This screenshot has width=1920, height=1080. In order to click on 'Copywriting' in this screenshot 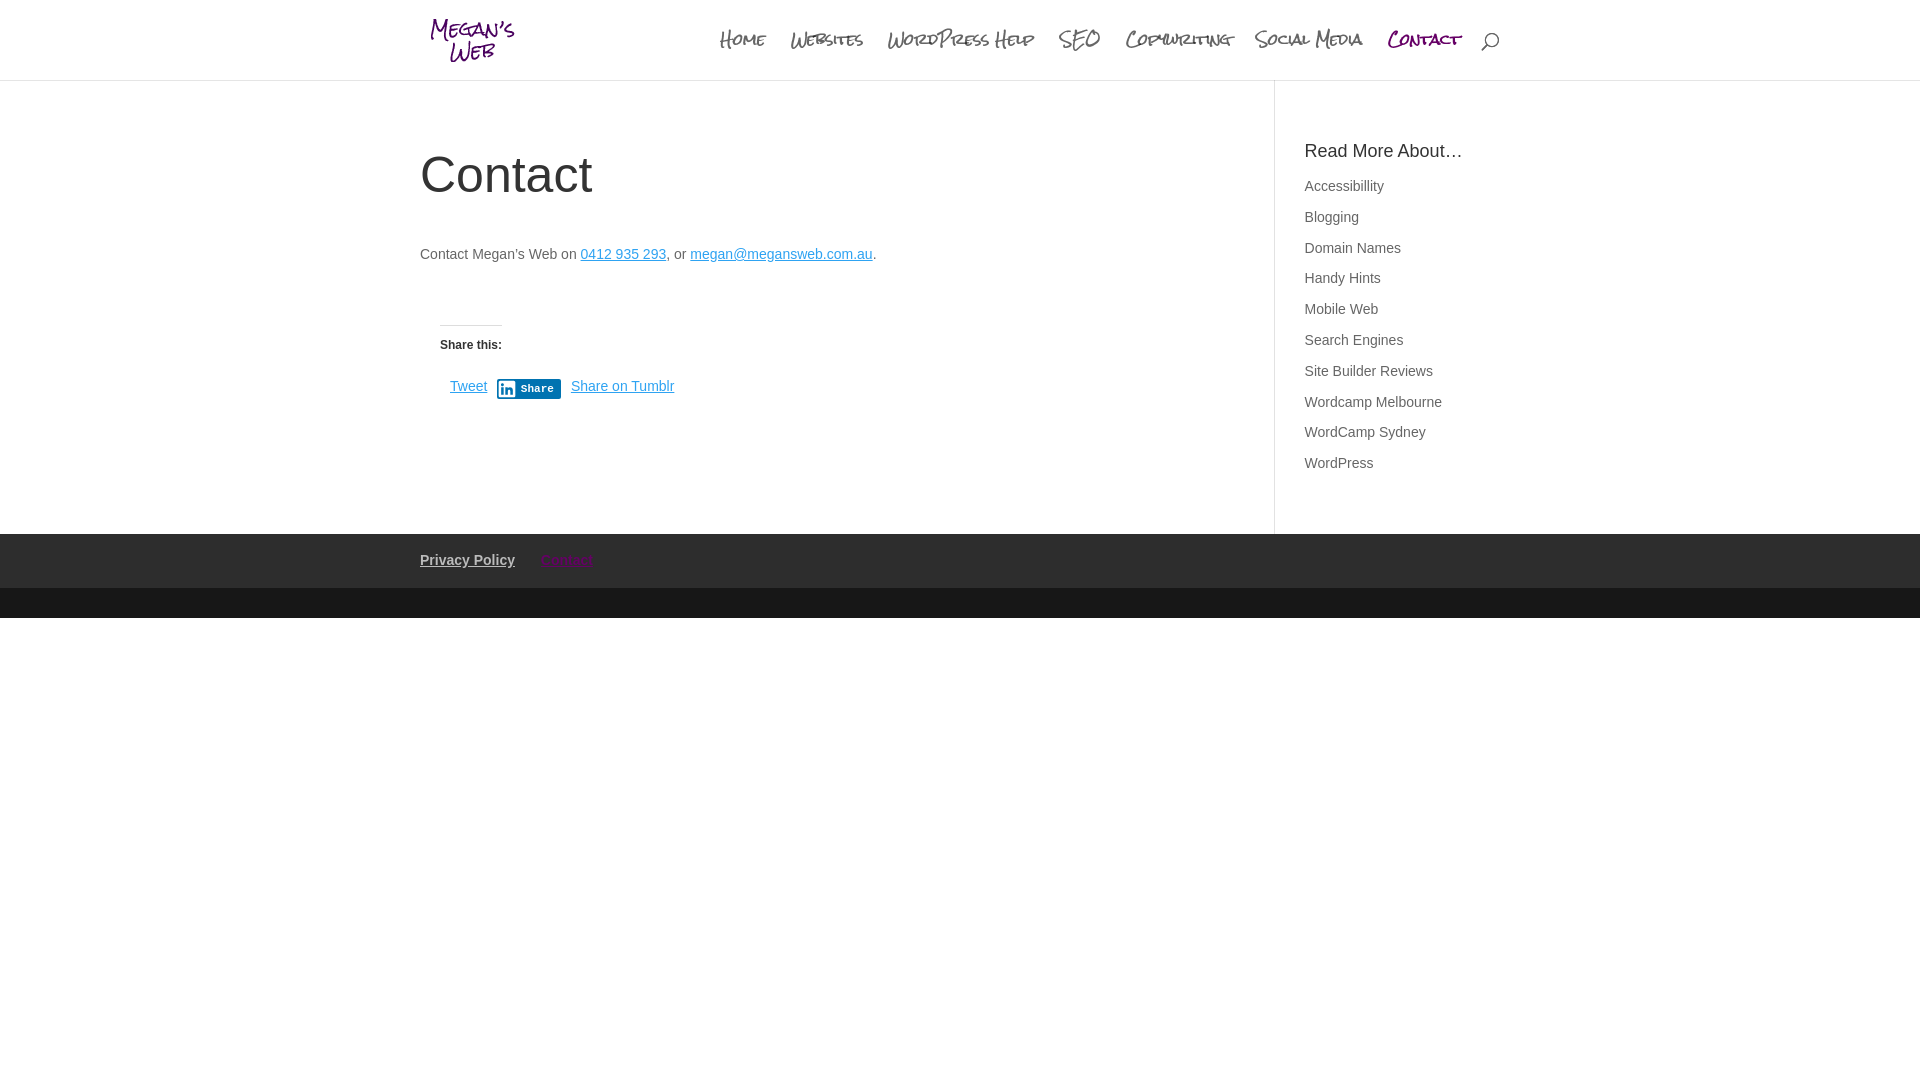, I will do `click(1177, 55)`.